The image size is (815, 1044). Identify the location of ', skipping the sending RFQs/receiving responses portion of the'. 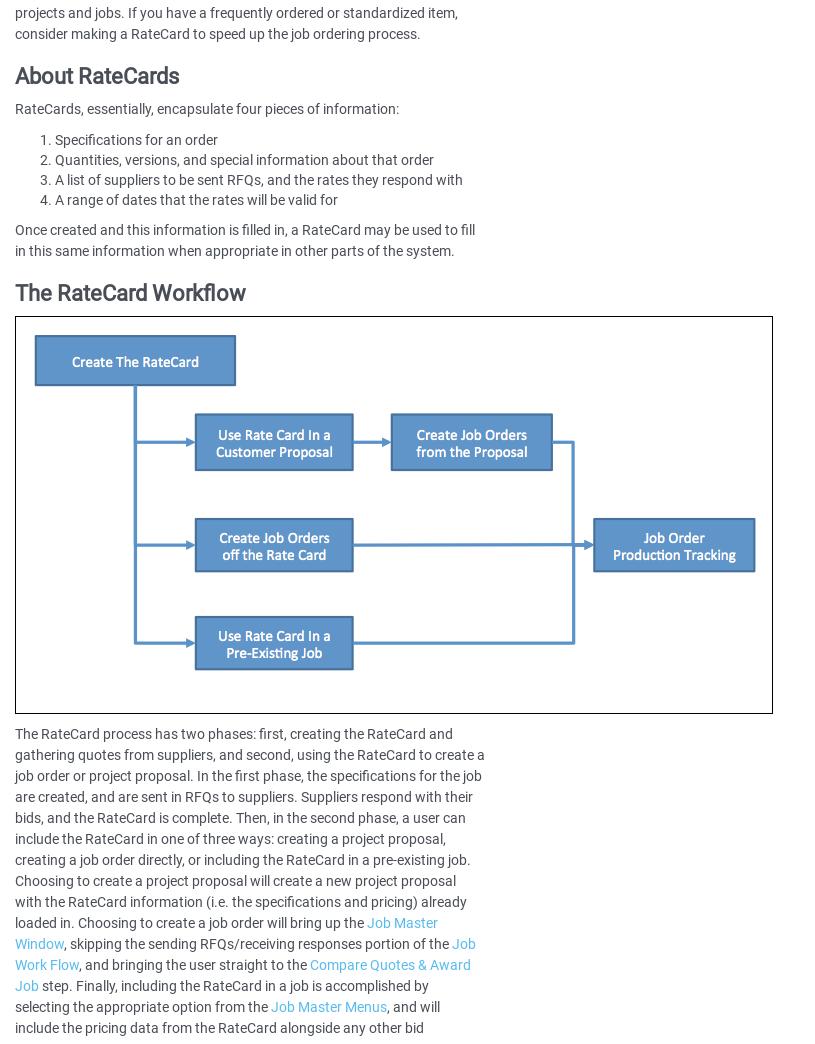
(62, 942).